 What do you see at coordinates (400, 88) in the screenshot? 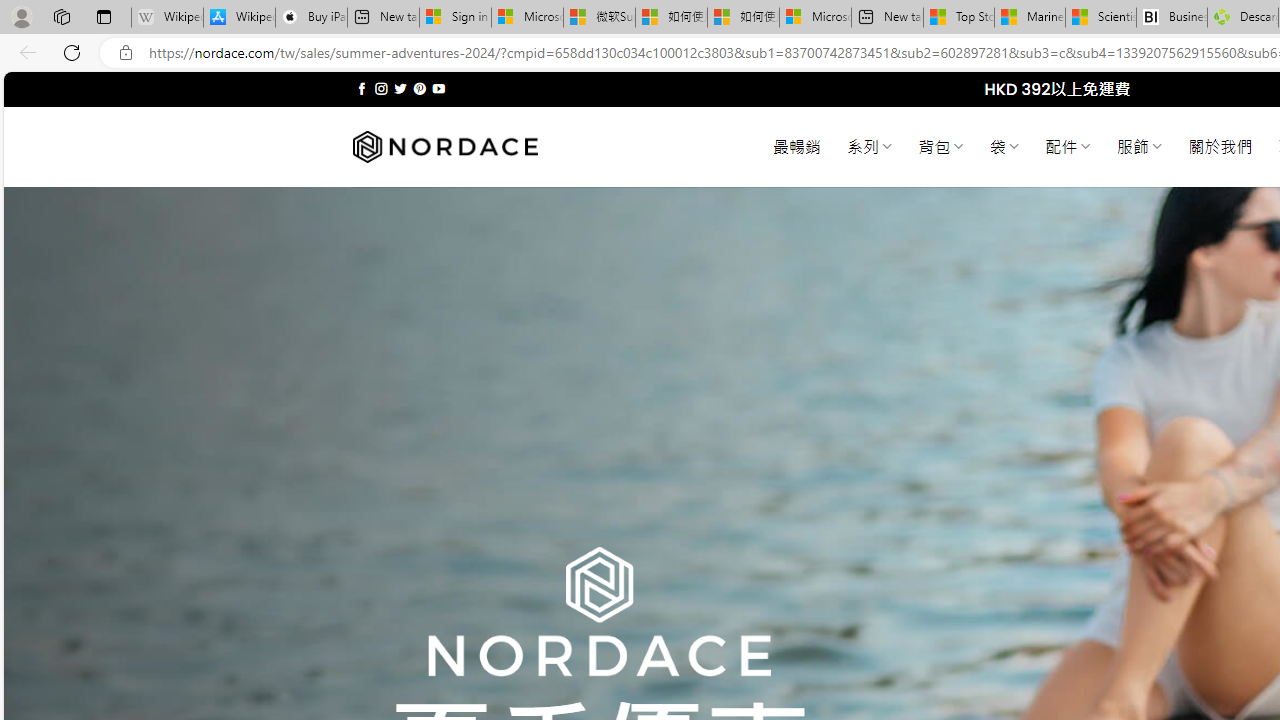
I see `'Follow on Twitter'` at bounding box center [400, 88].